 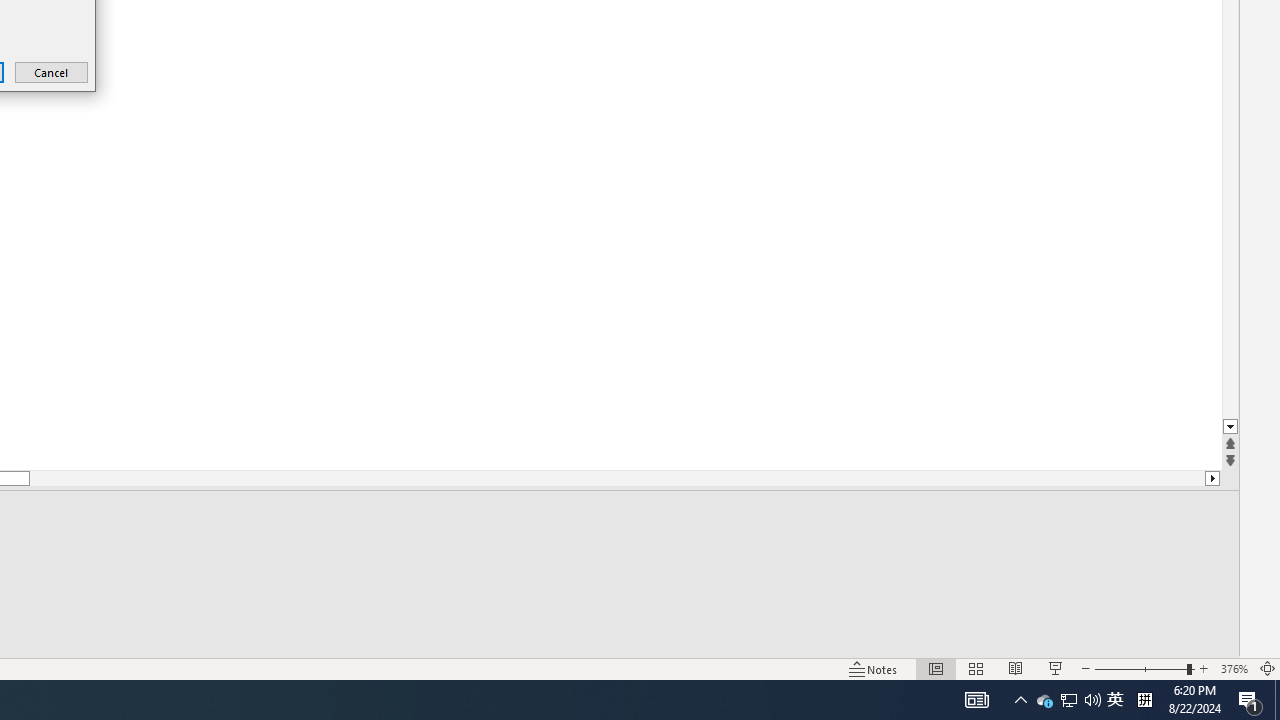 I want to click on 'Notification Chevron', so click(x=1020, y=698).